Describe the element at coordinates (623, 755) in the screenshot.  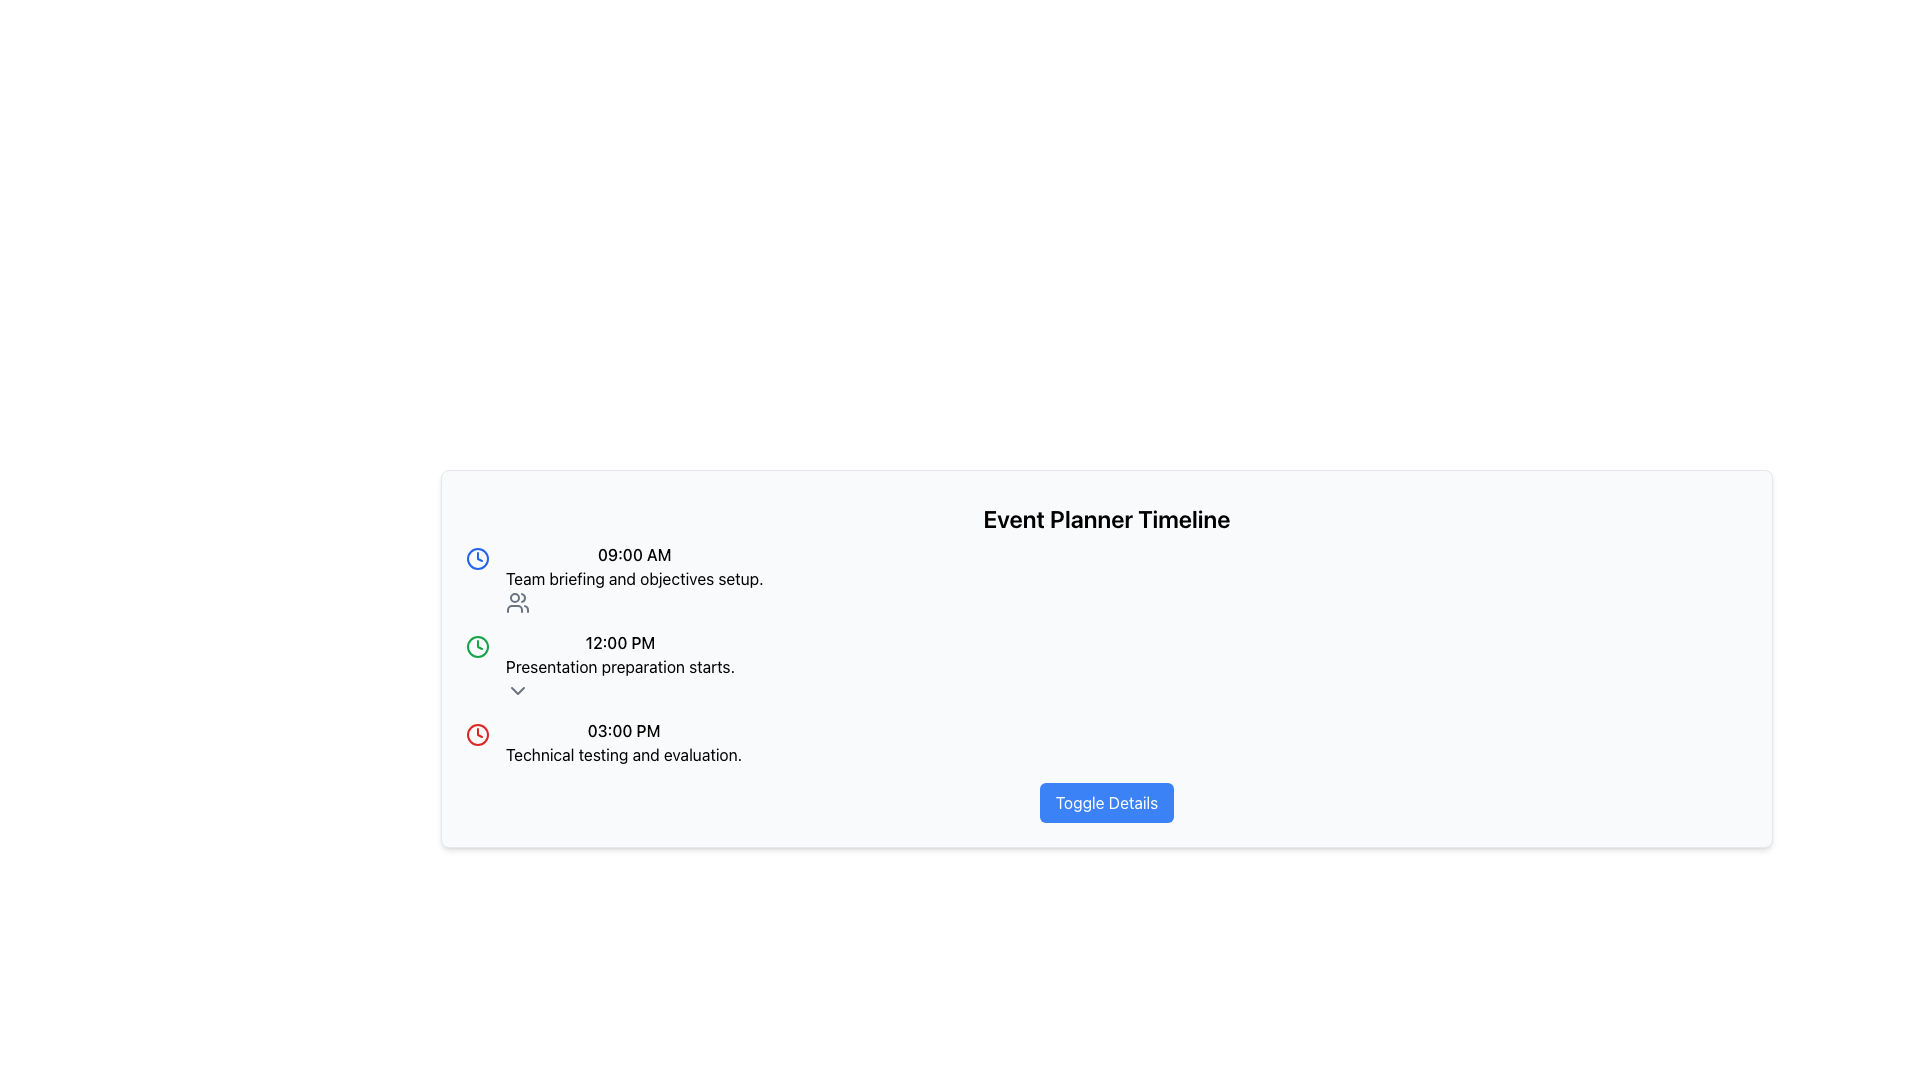
I see `text content of the Text label displaying 'Technical testing and evaluation.' which is located below the time '03:00 PM' in the timeline` at that location.